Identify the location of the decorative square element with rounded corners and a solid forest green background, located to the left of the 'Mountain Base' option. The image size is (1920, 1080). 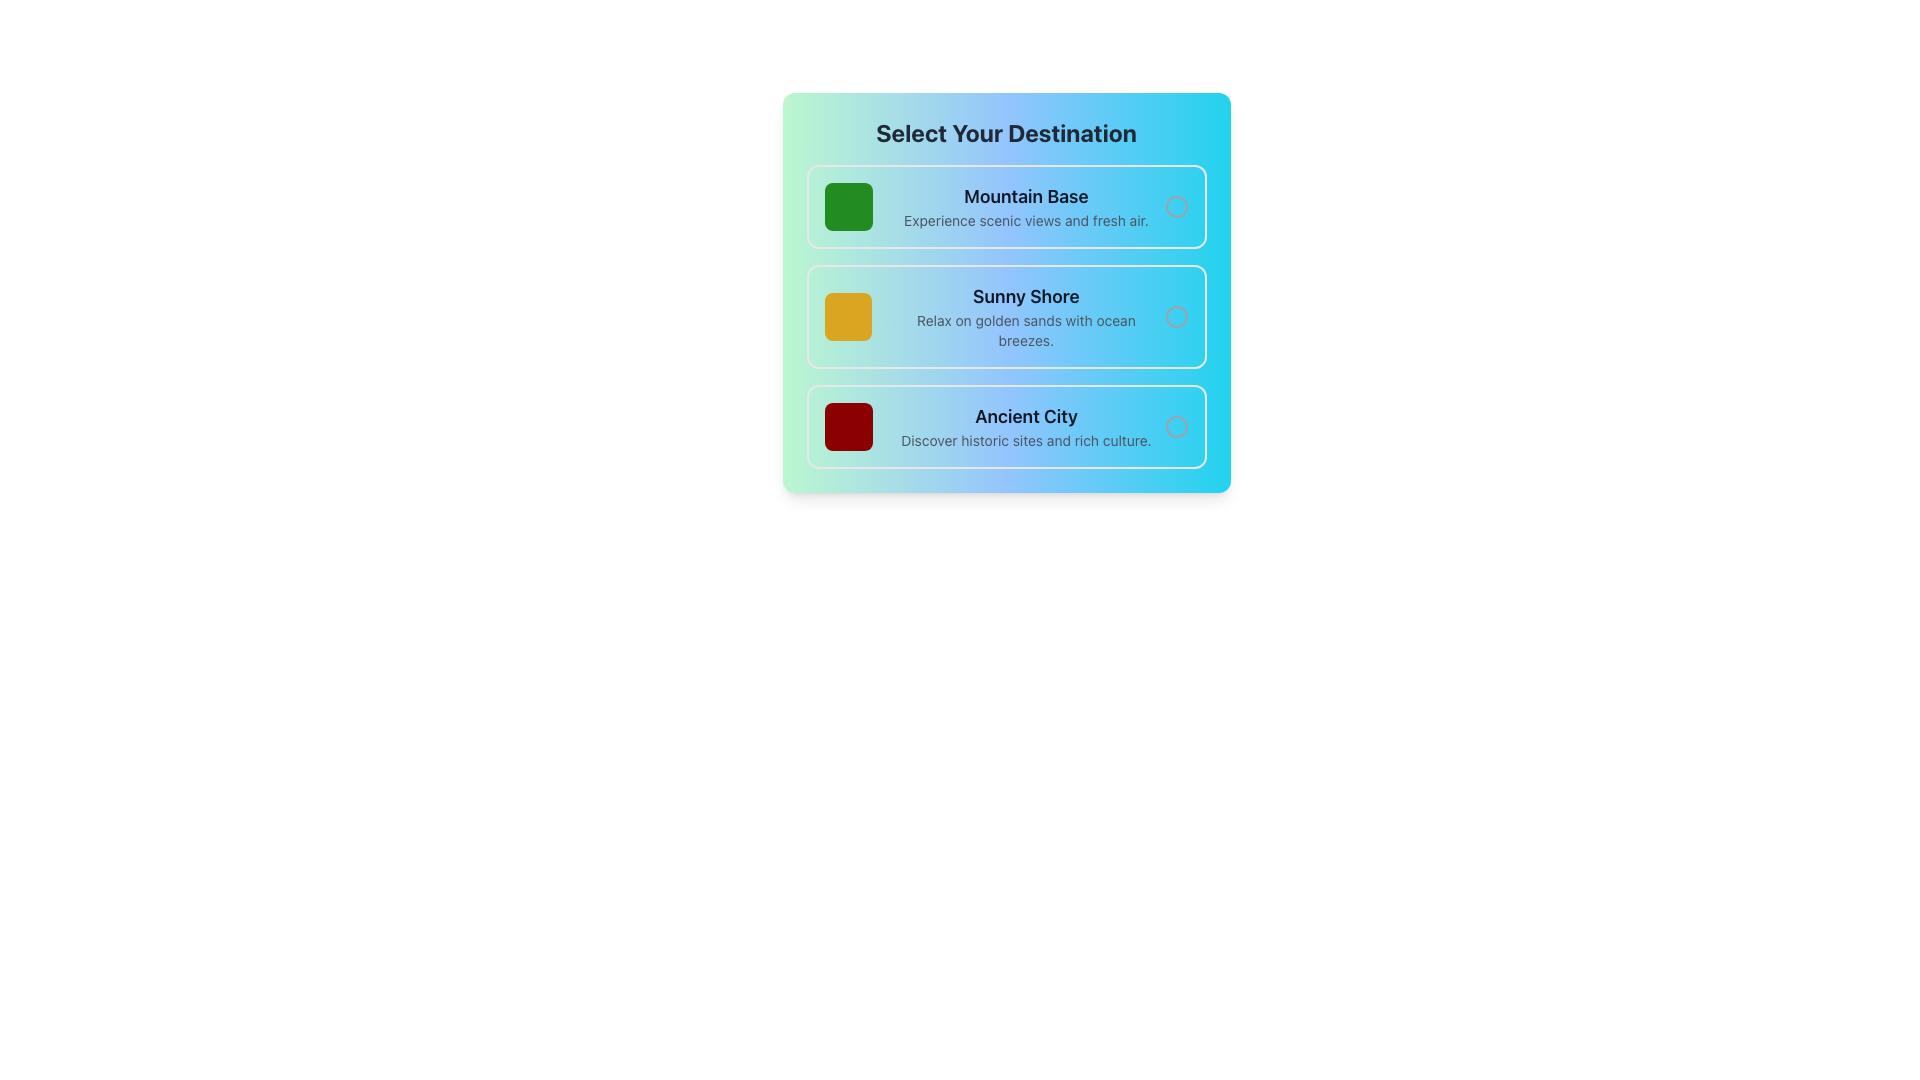
(848, 207).